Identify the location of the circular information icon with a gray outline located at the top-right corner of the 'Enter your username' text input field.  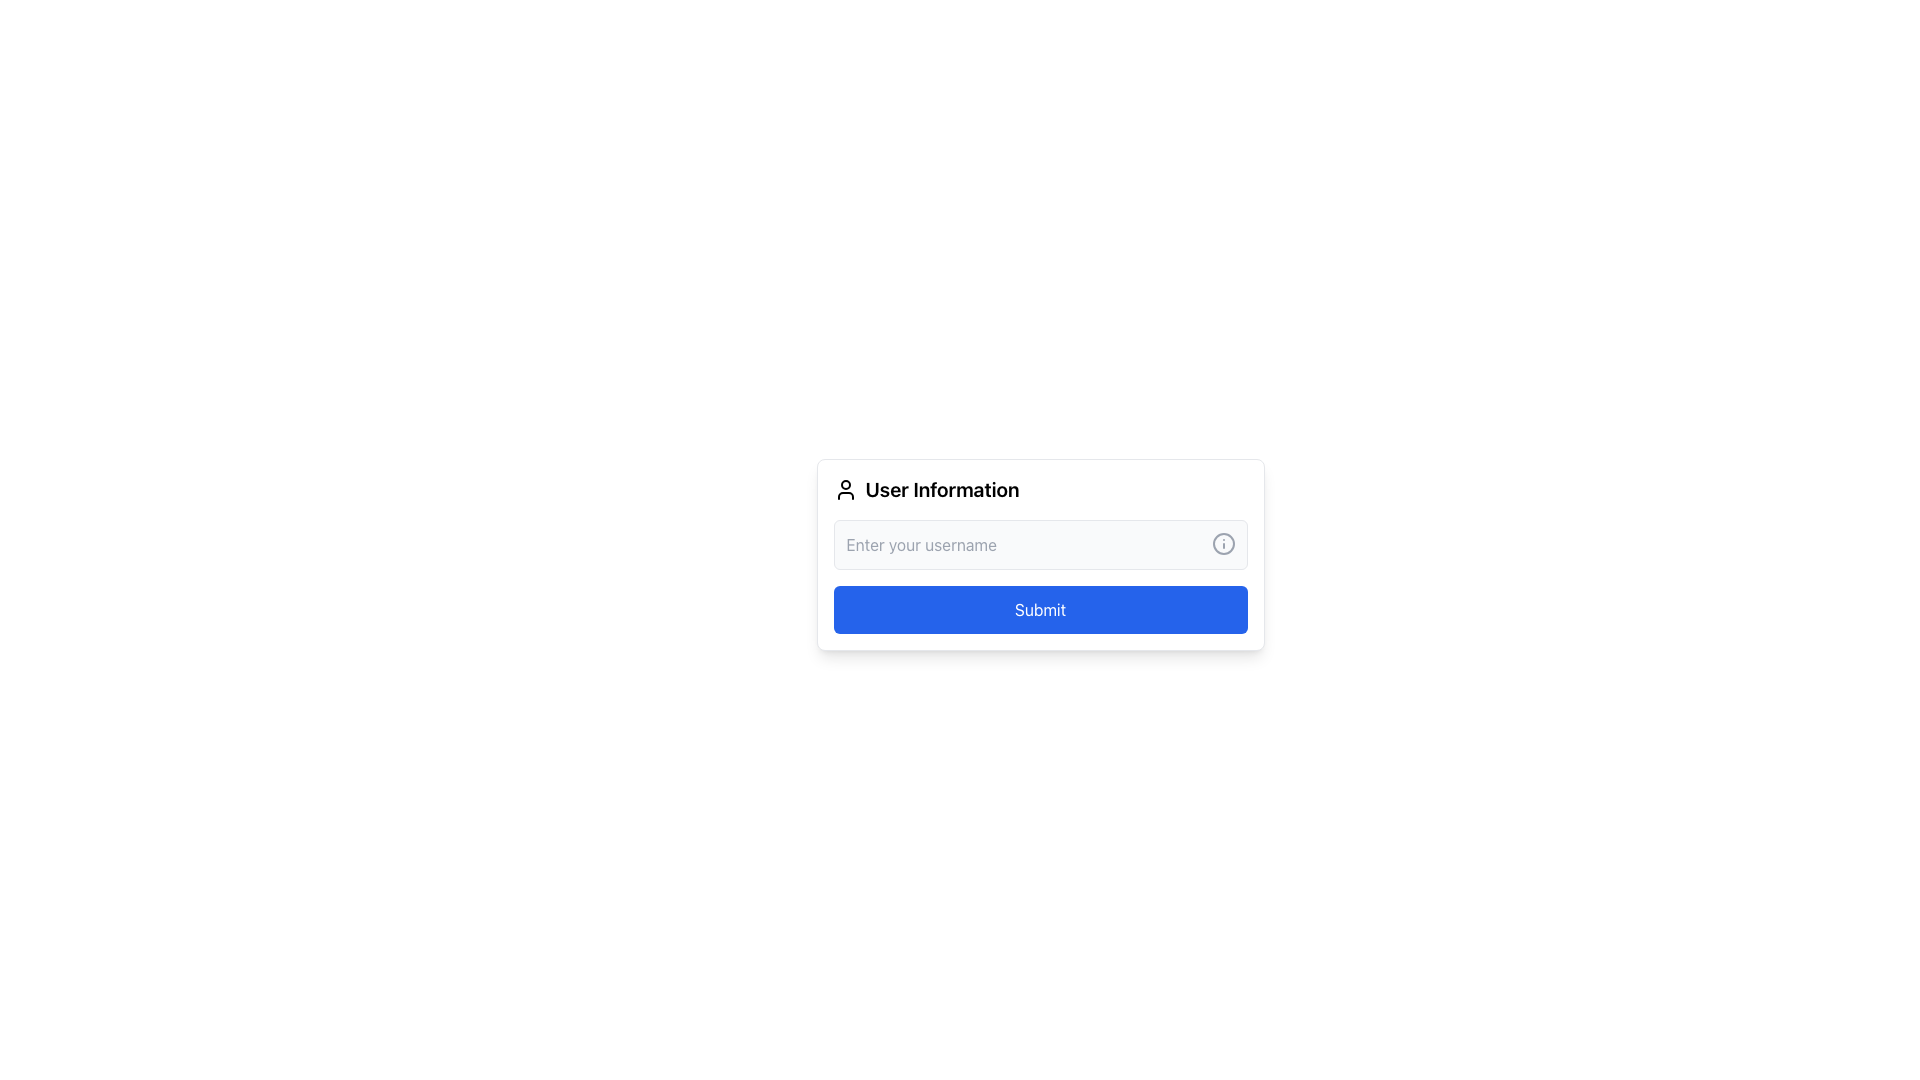
(1222, 543).